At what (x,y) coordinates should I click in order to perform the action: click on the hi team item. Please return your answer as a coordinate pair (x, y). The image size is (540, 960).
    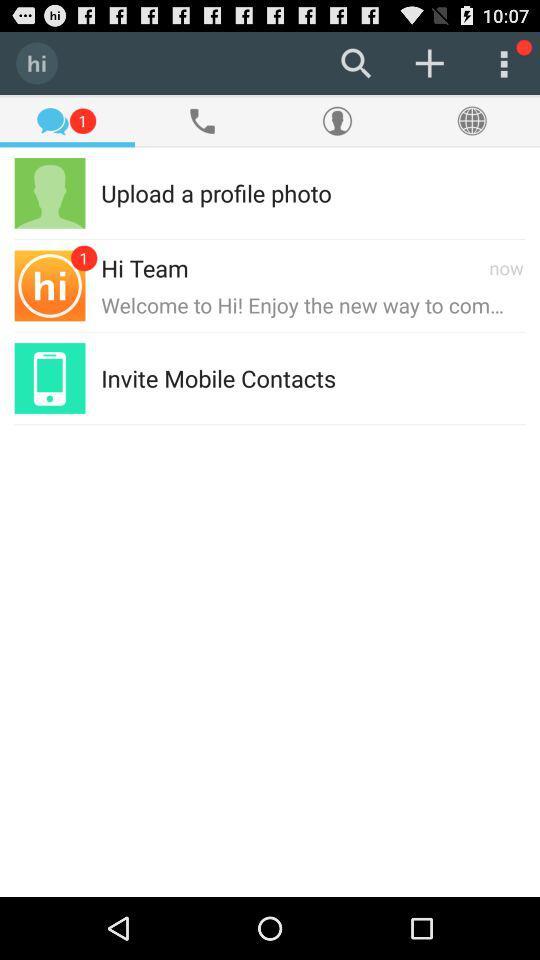
    Looking at the image, I should click on (143, 266).